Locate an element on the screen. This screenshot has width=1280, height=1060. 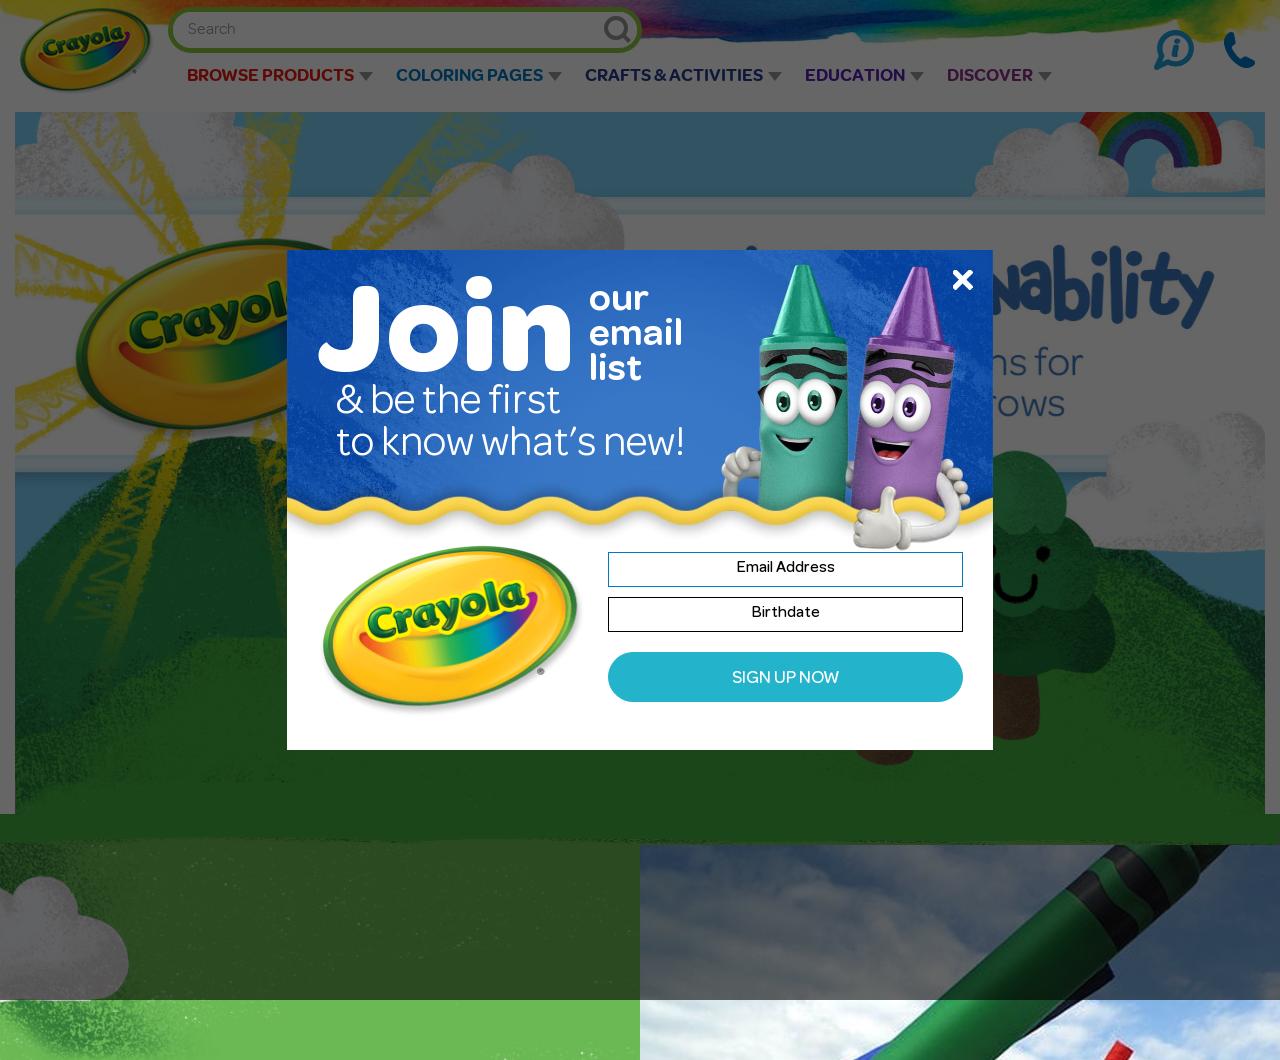
'& be the first' is located at coordinates (336, 404).